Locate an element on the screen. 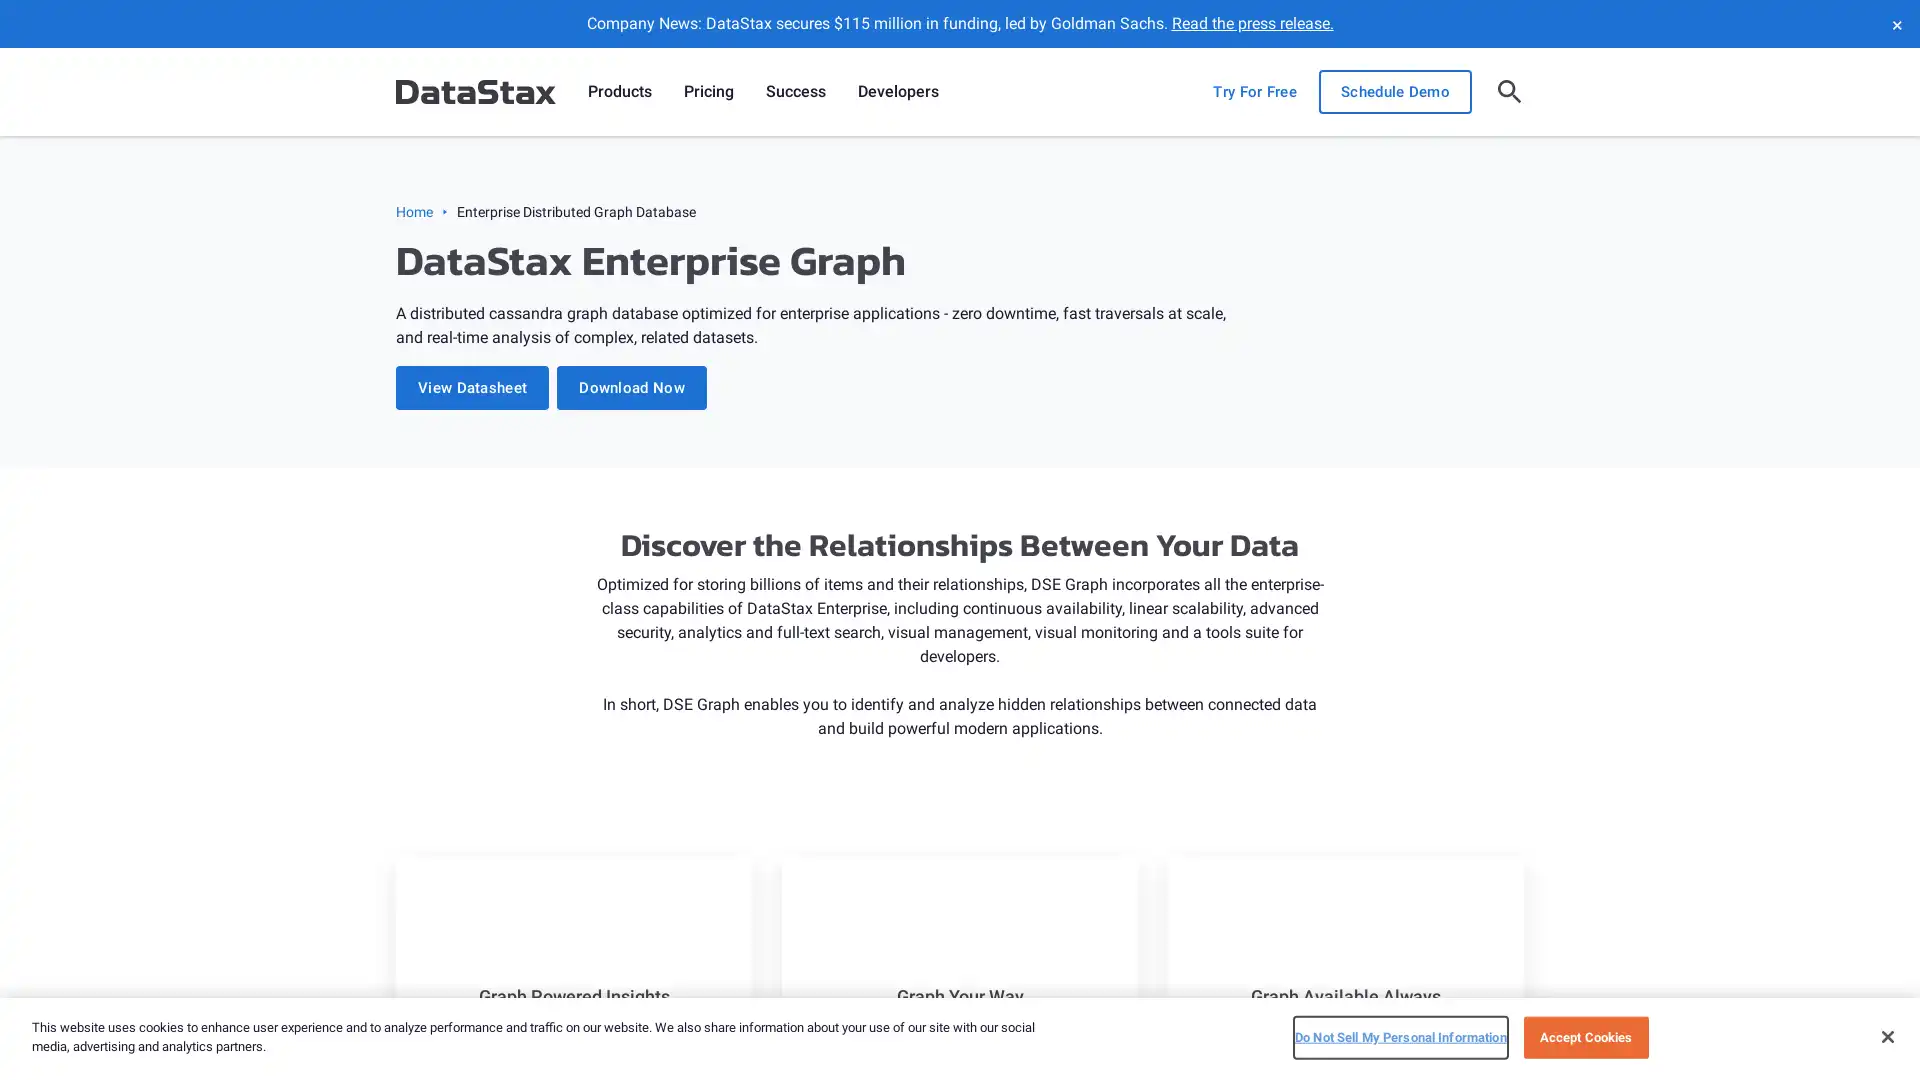  Do Not Sell My Personal Information is located at coordinates (1399, 1036).